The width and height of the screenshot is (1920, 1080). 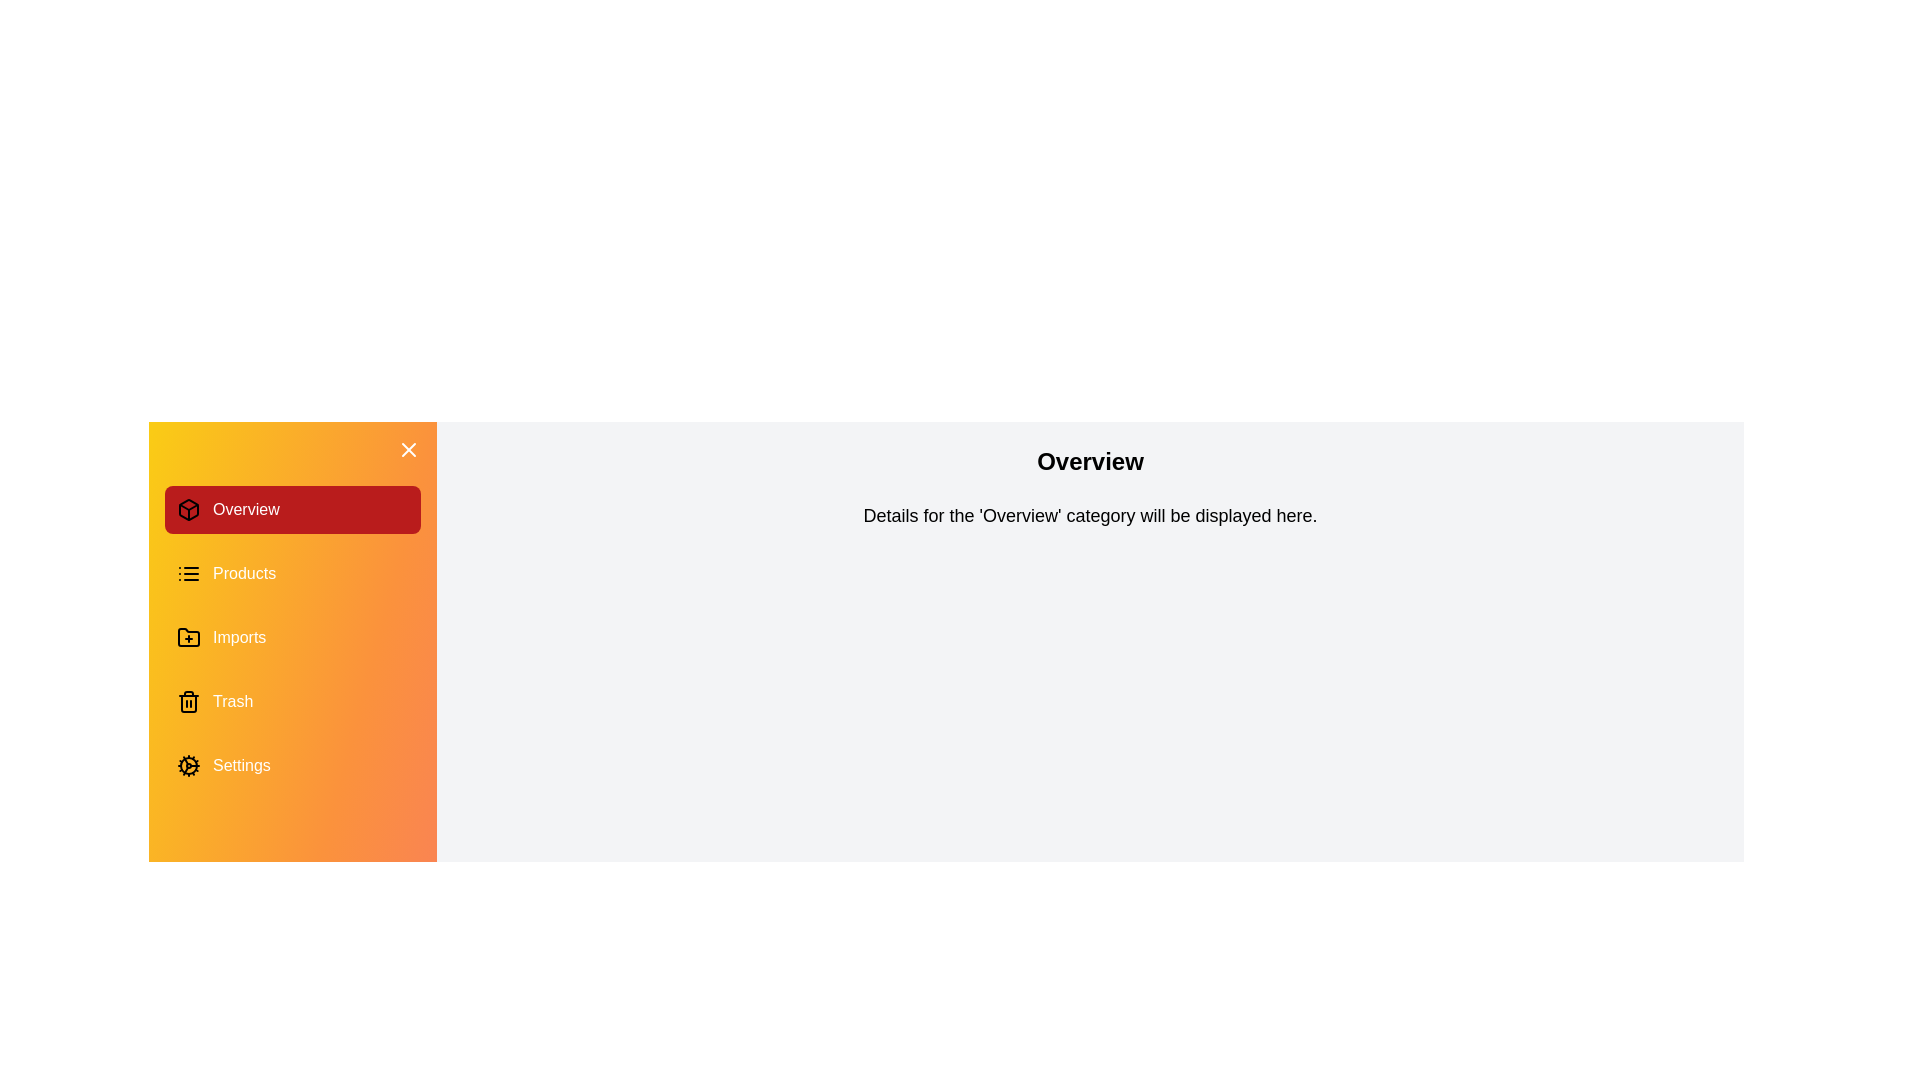 I want to click on the toggle button in the top-right corner of the drawer to toggle its open/closed state, so click(x=407, y=450).